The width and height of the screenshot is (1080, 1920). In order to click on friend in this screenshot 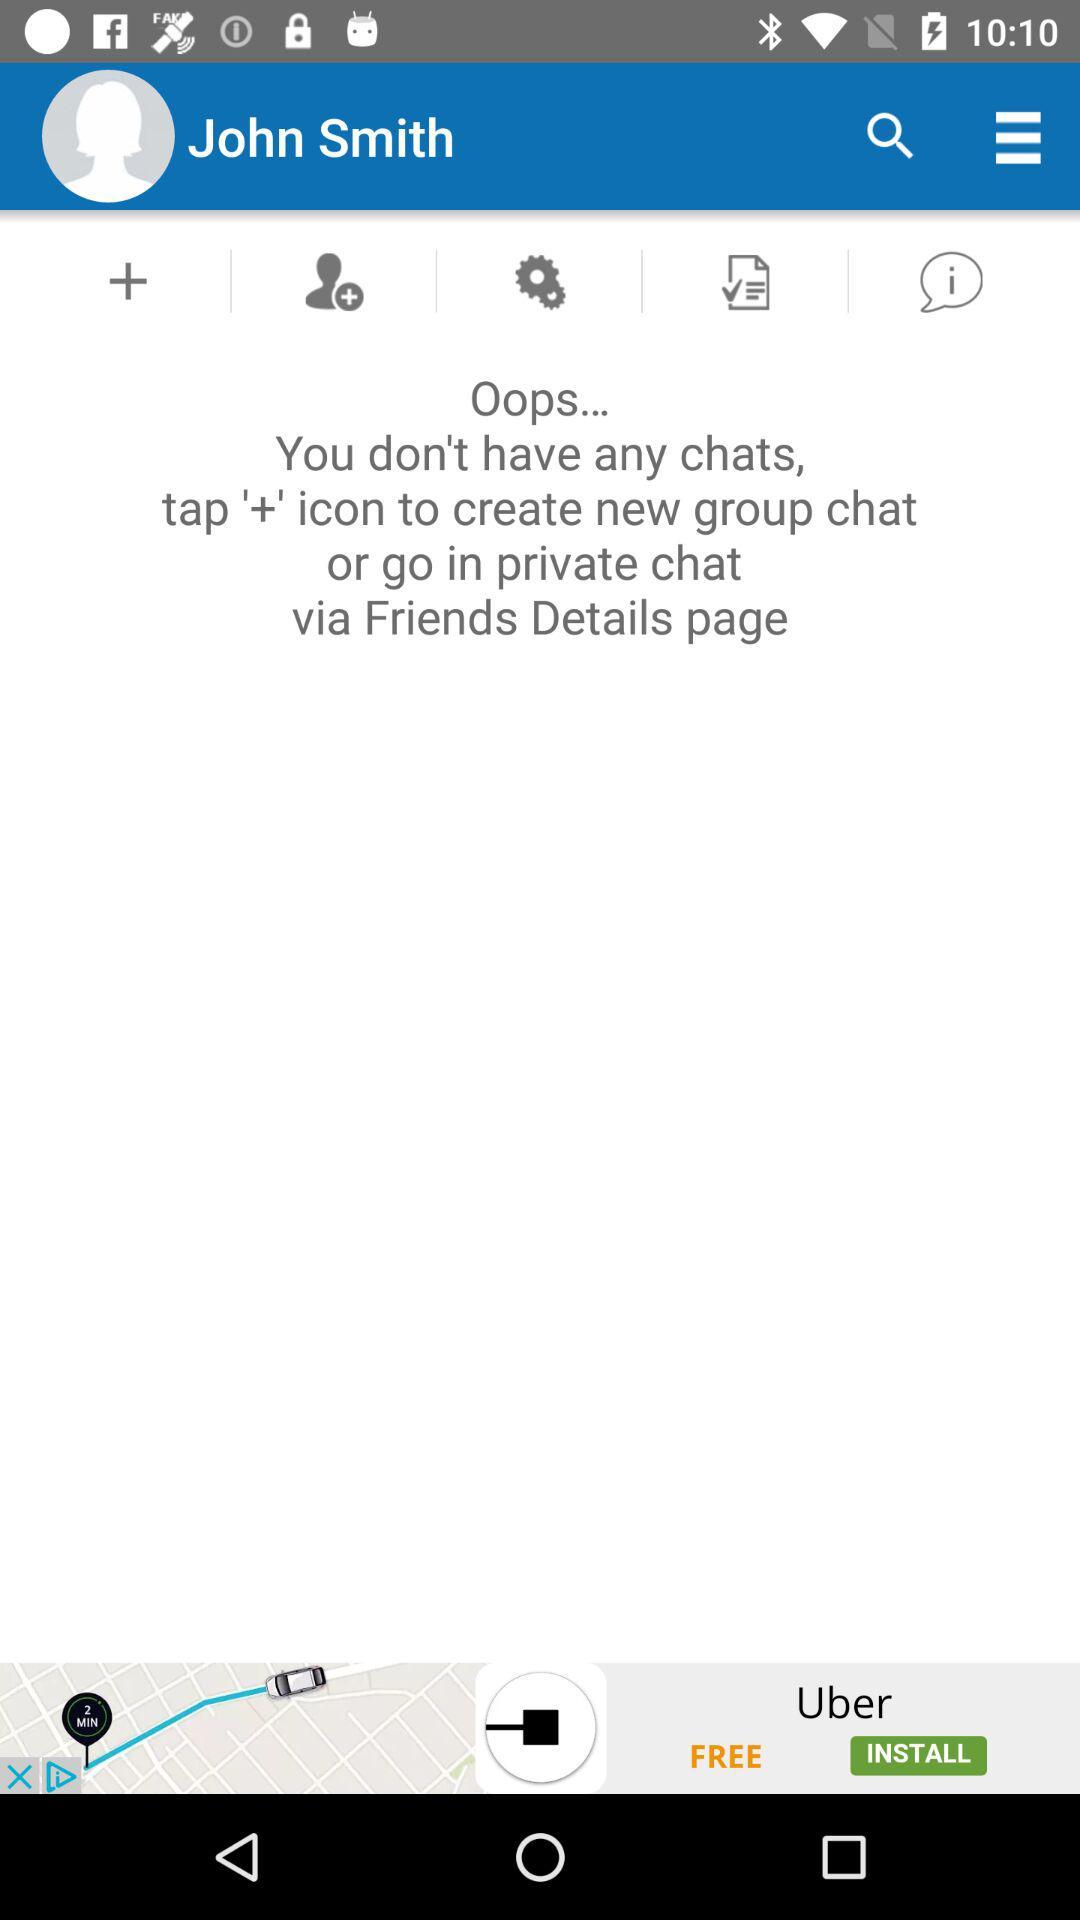, I will do `click(332, 280)`.